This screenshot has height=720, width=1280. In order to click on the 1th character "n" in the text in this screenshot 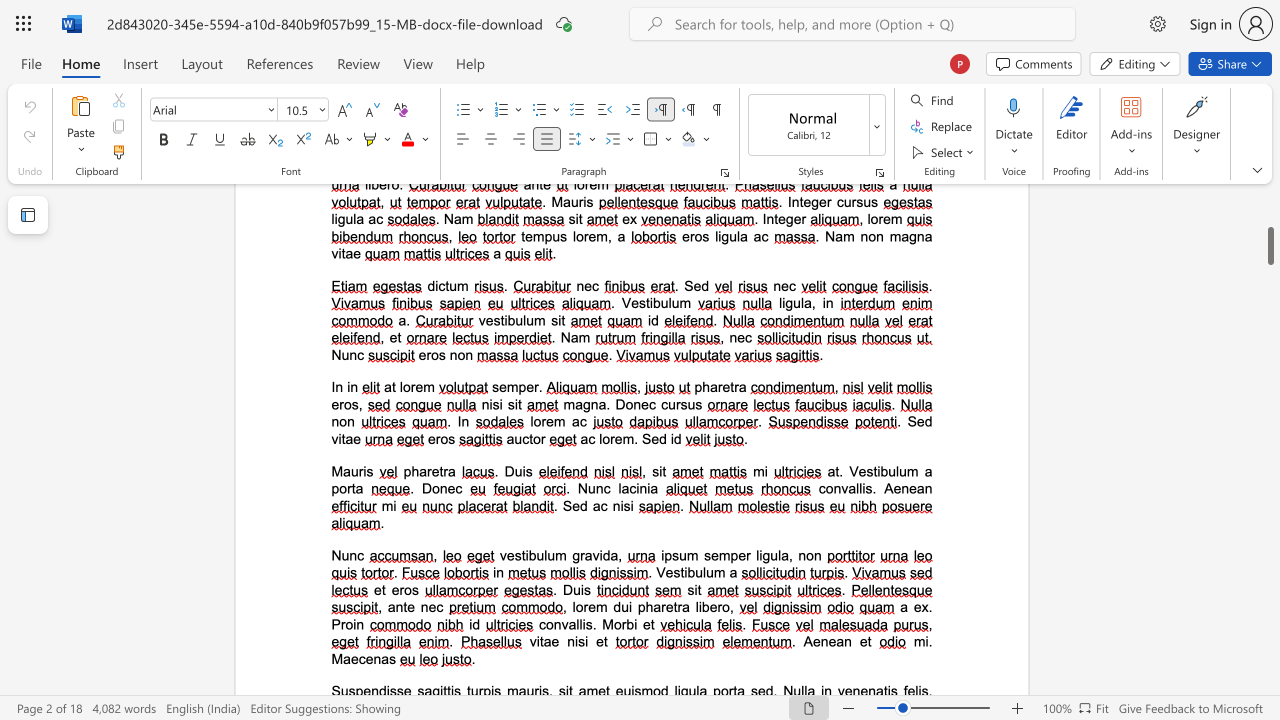, I will do `click(598, 488)`.